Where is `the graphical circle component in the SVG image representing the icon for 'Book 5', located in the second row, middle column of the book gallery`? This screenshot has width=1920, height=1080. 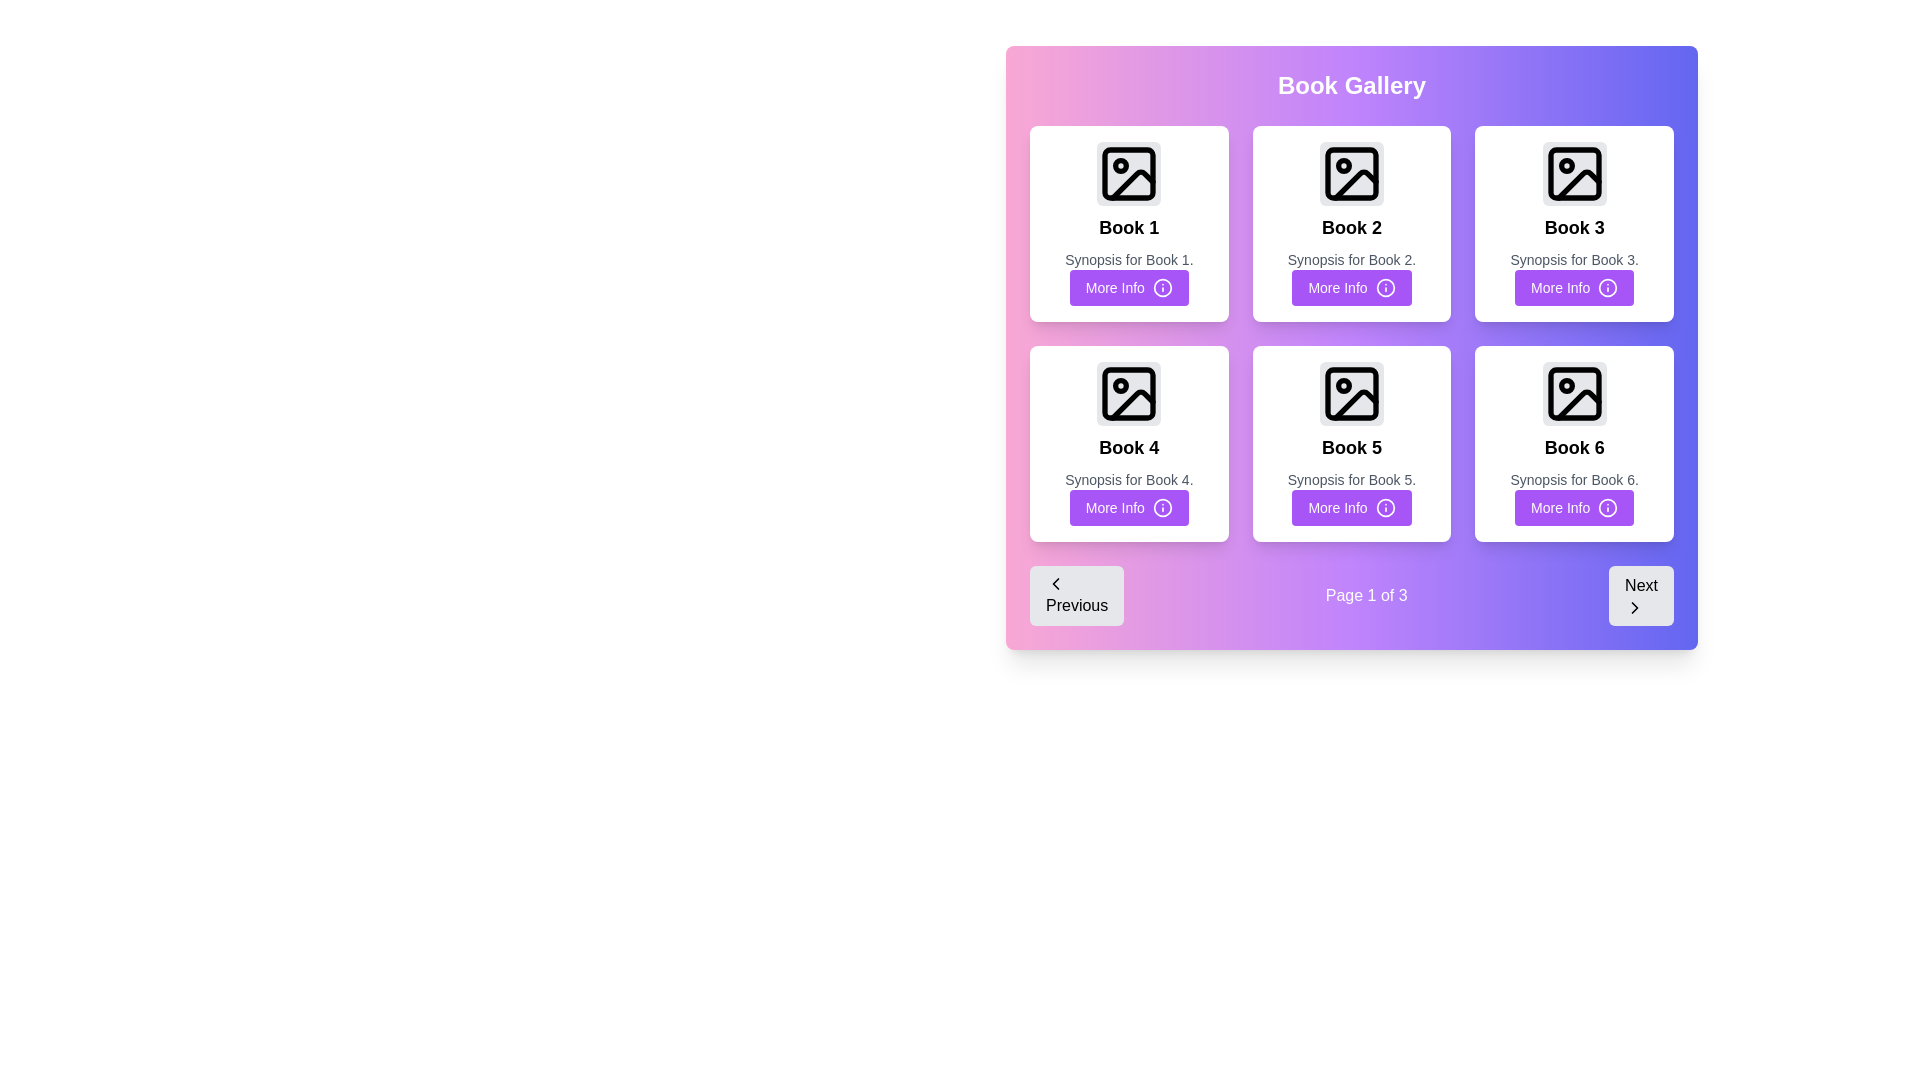 the graphical circle component in the SVG image representing the icon for 'Book 5', located in the second row, middle column of the book gallery is located at coordinates (1344, 385).